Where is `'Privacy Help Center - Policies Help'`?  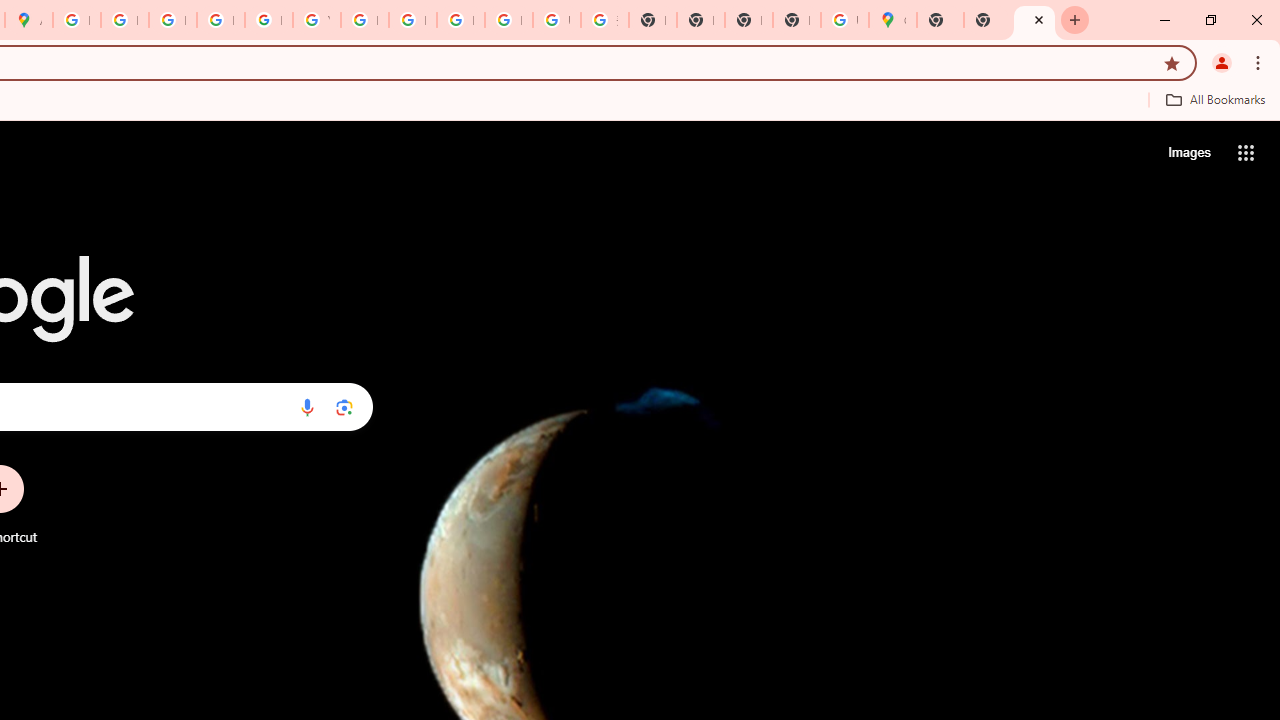
'Privacy Help Center - Policies Help' is located at coordinates (172, 20).